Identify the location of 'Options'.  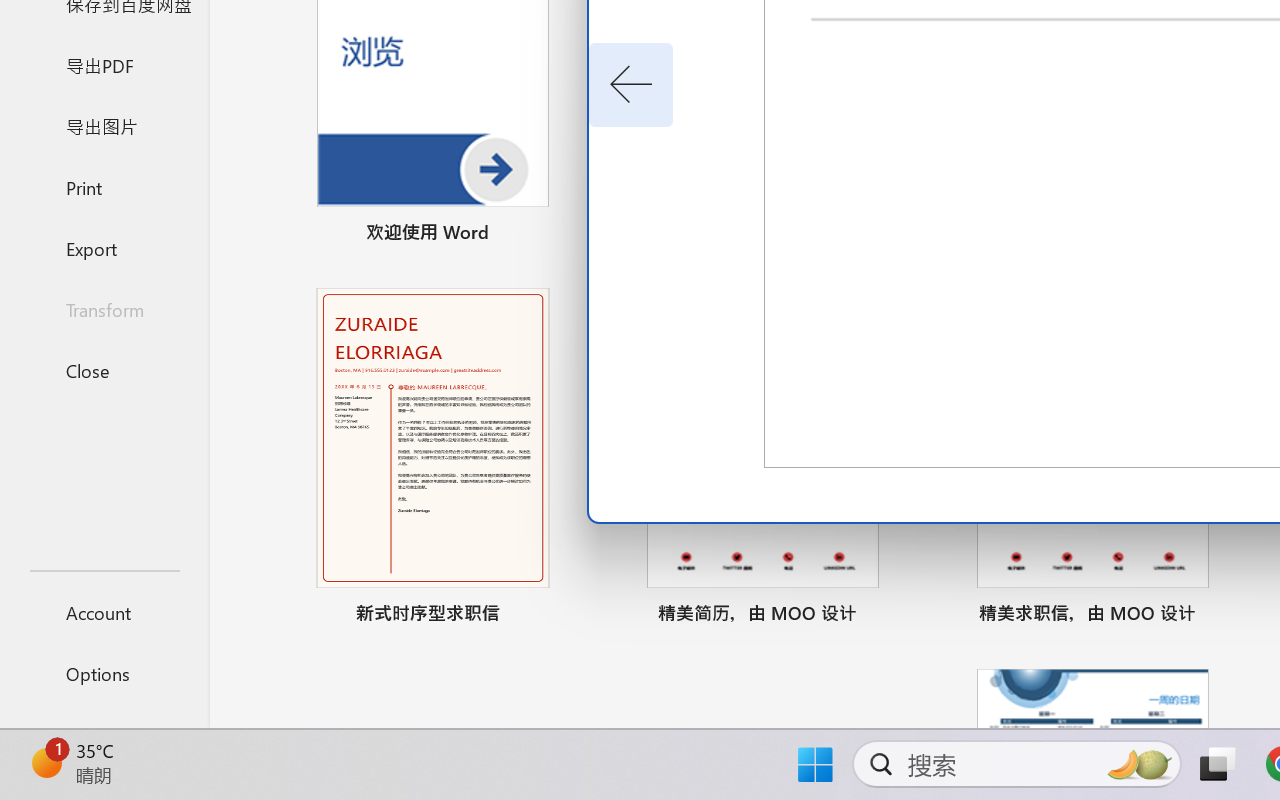
(103, 673).